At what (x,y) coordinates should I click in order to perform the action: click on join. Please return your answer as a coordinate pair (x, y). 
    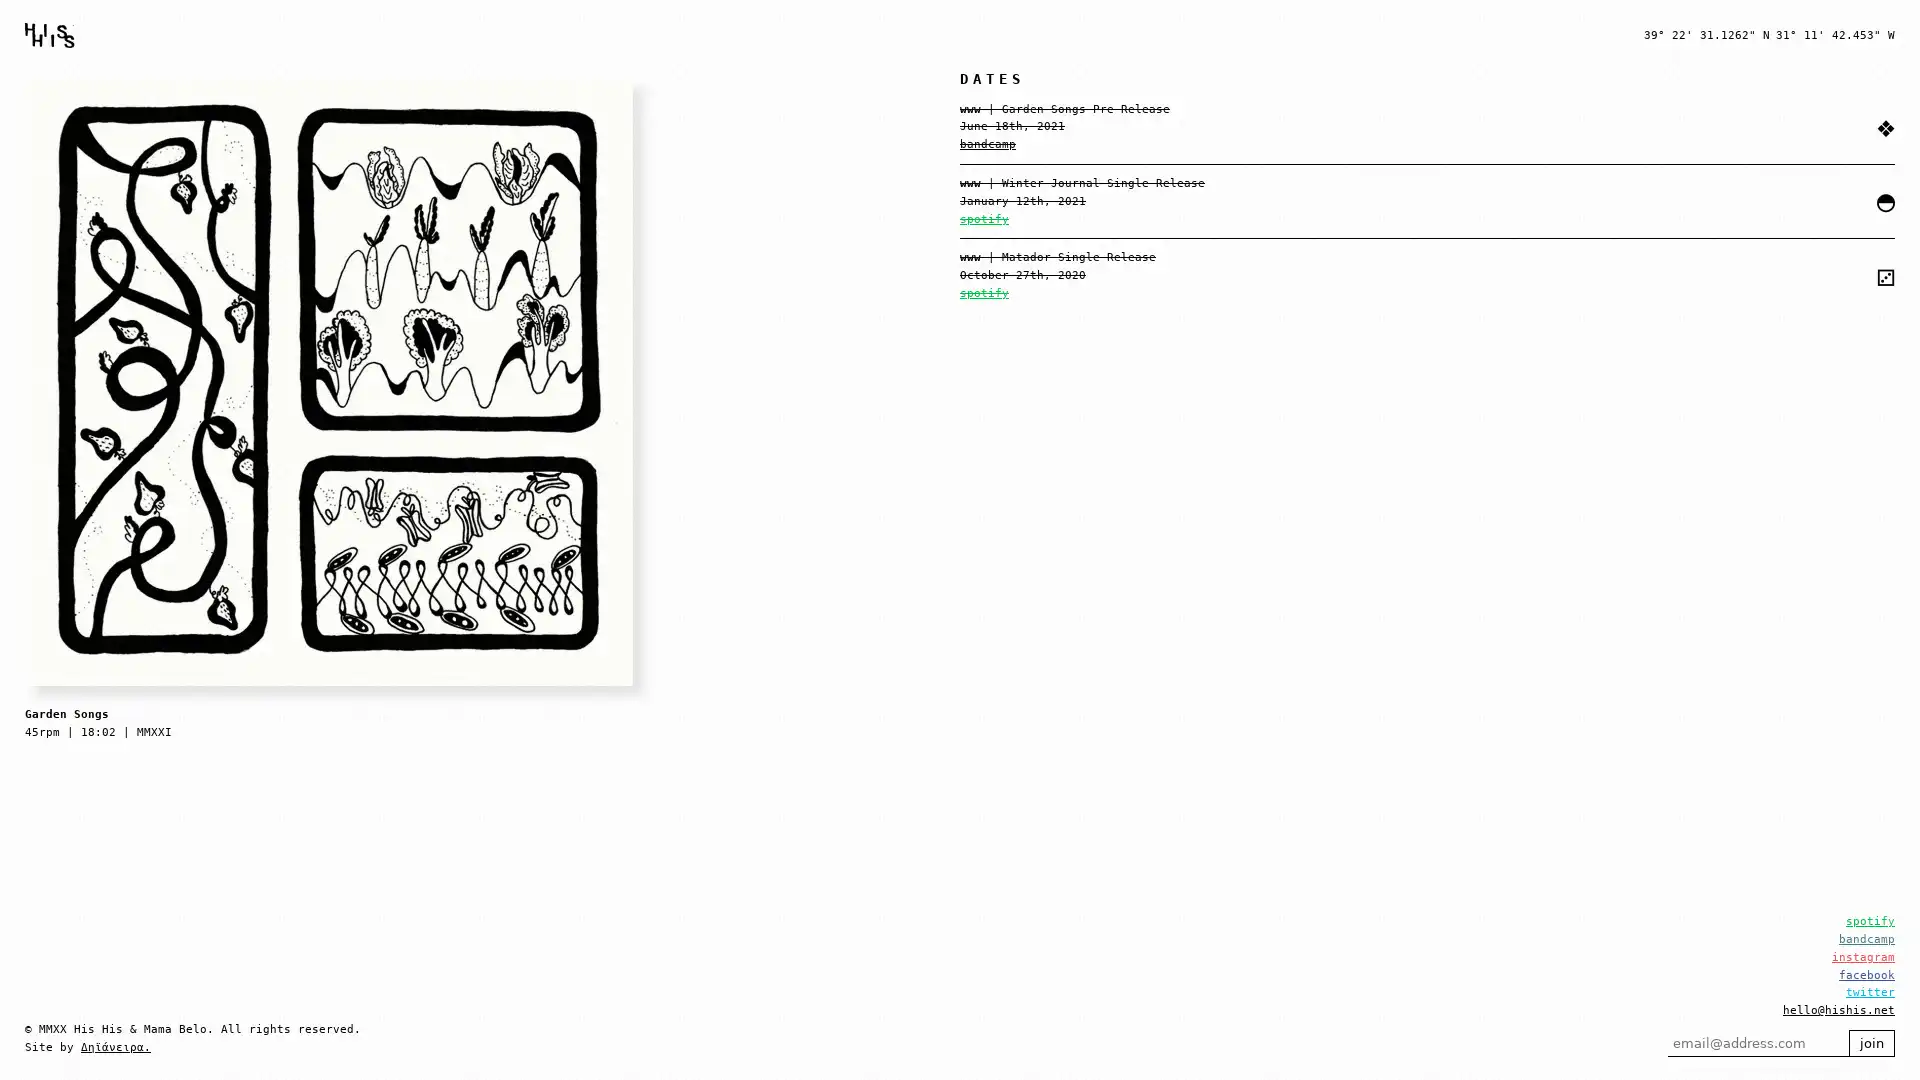
    Looking at the image, I should click on (1776, 985).